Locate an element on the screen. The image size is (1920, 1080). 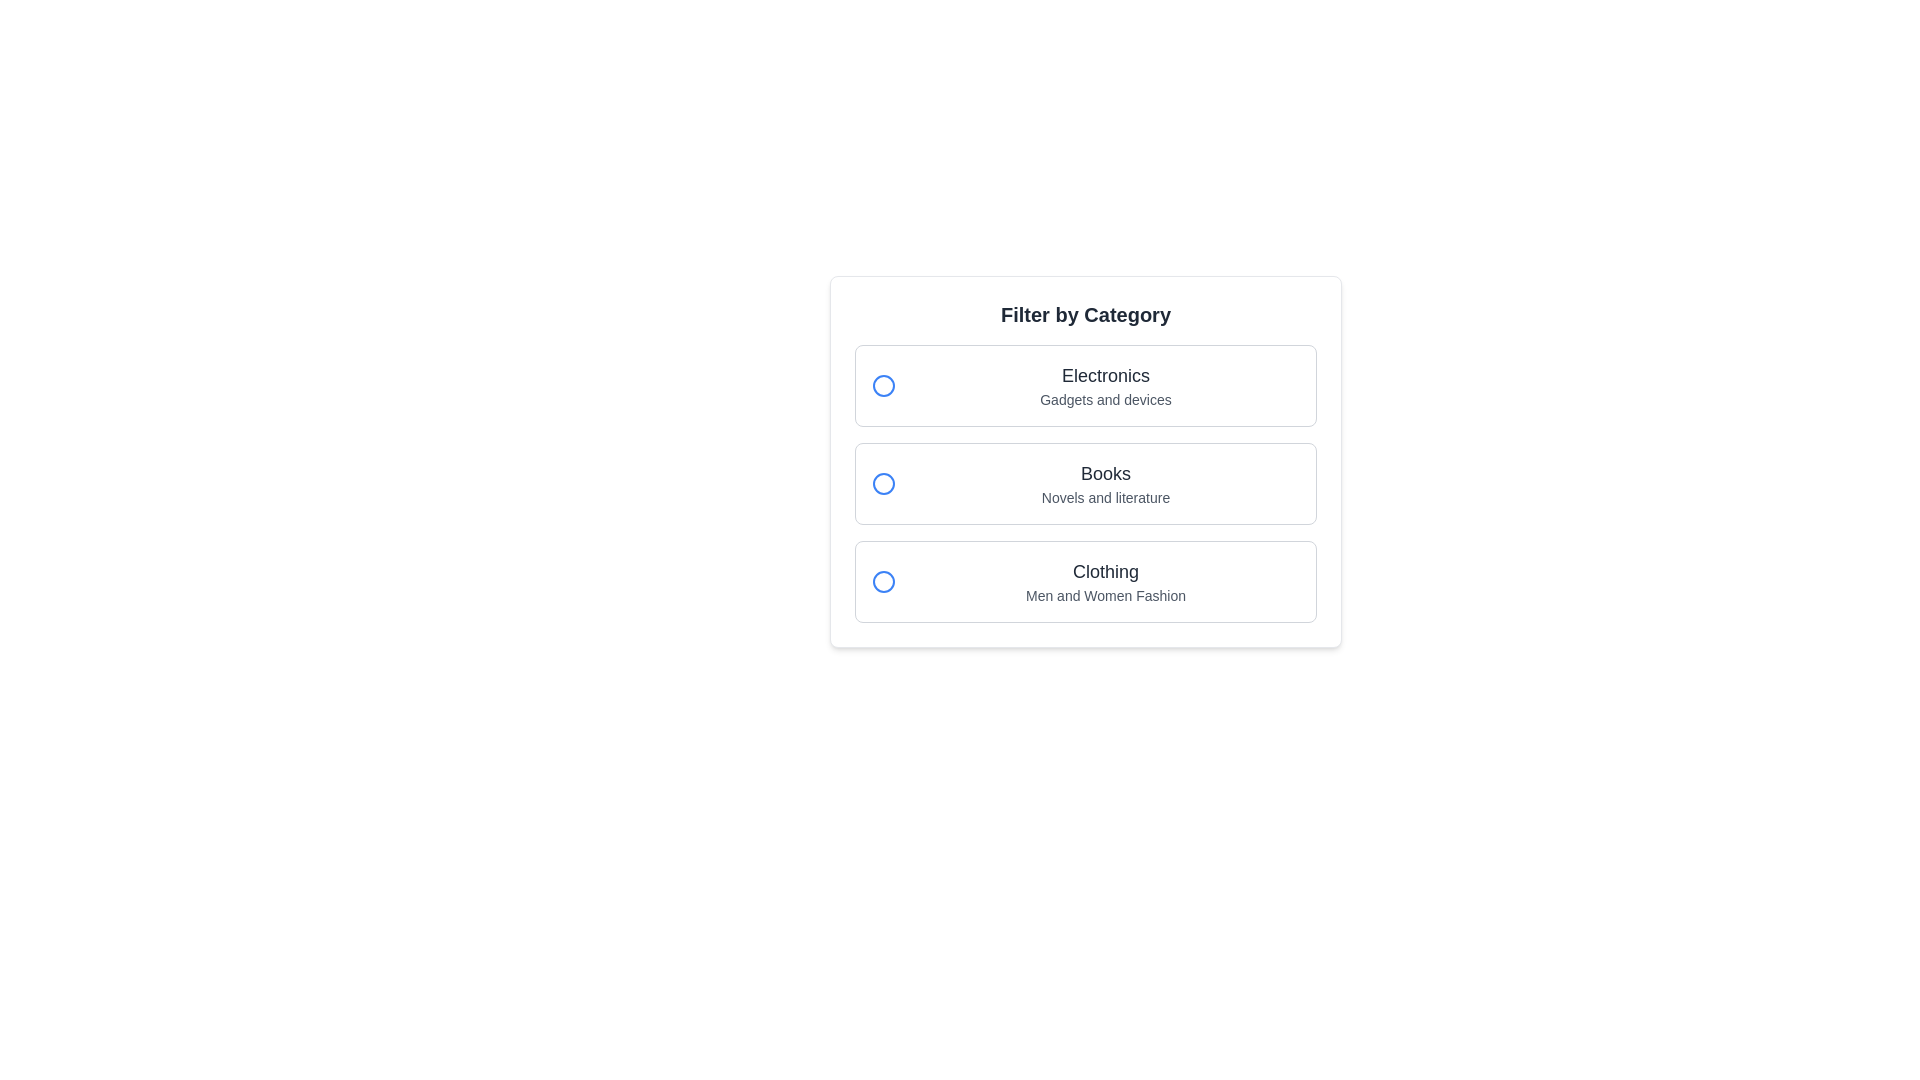
the 'Clothing' text label which is bold and larger, located in the third position under 'Filter by Category' is located at coordinates (1104, 582).